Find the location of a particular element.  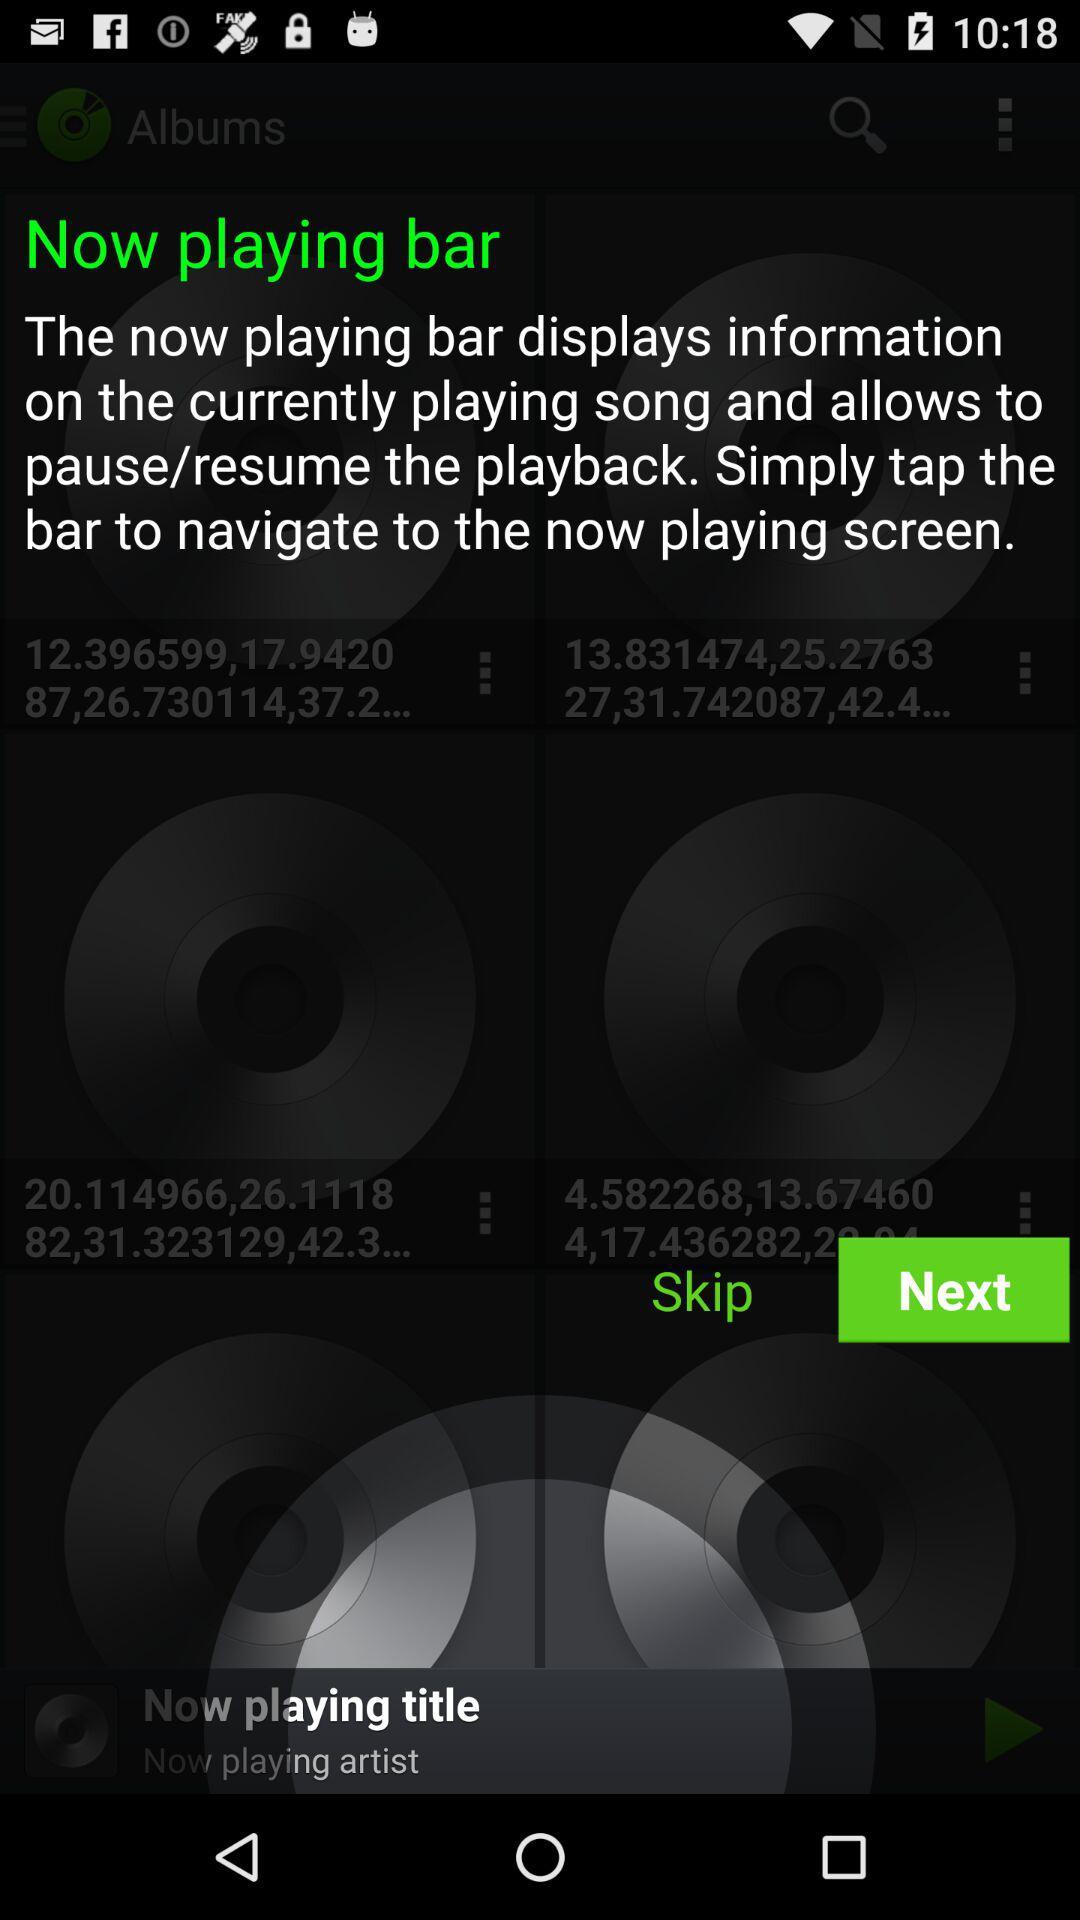

see options is located at coordinates (1024, 673).